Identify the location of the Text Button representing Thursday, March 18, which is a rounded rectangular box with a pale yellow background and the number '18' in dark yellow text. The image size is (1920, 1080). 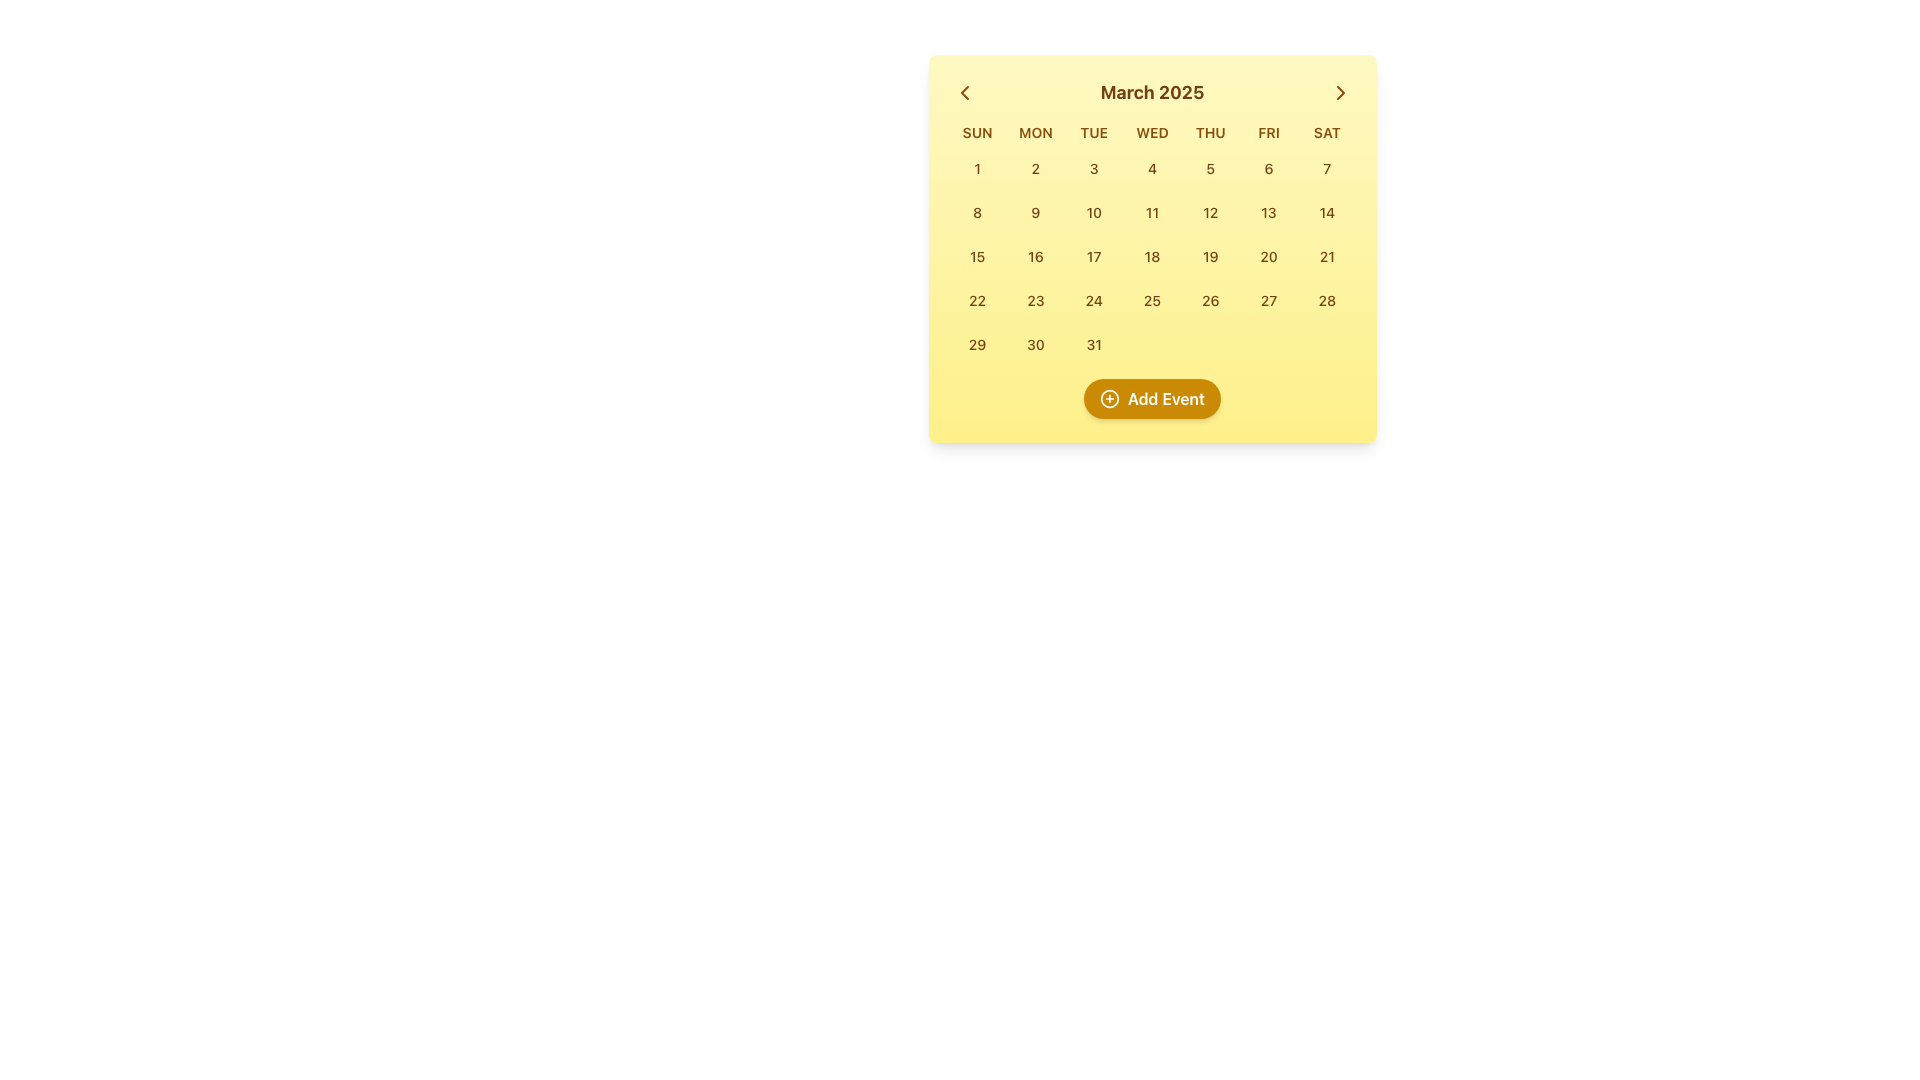
(1152, 256).